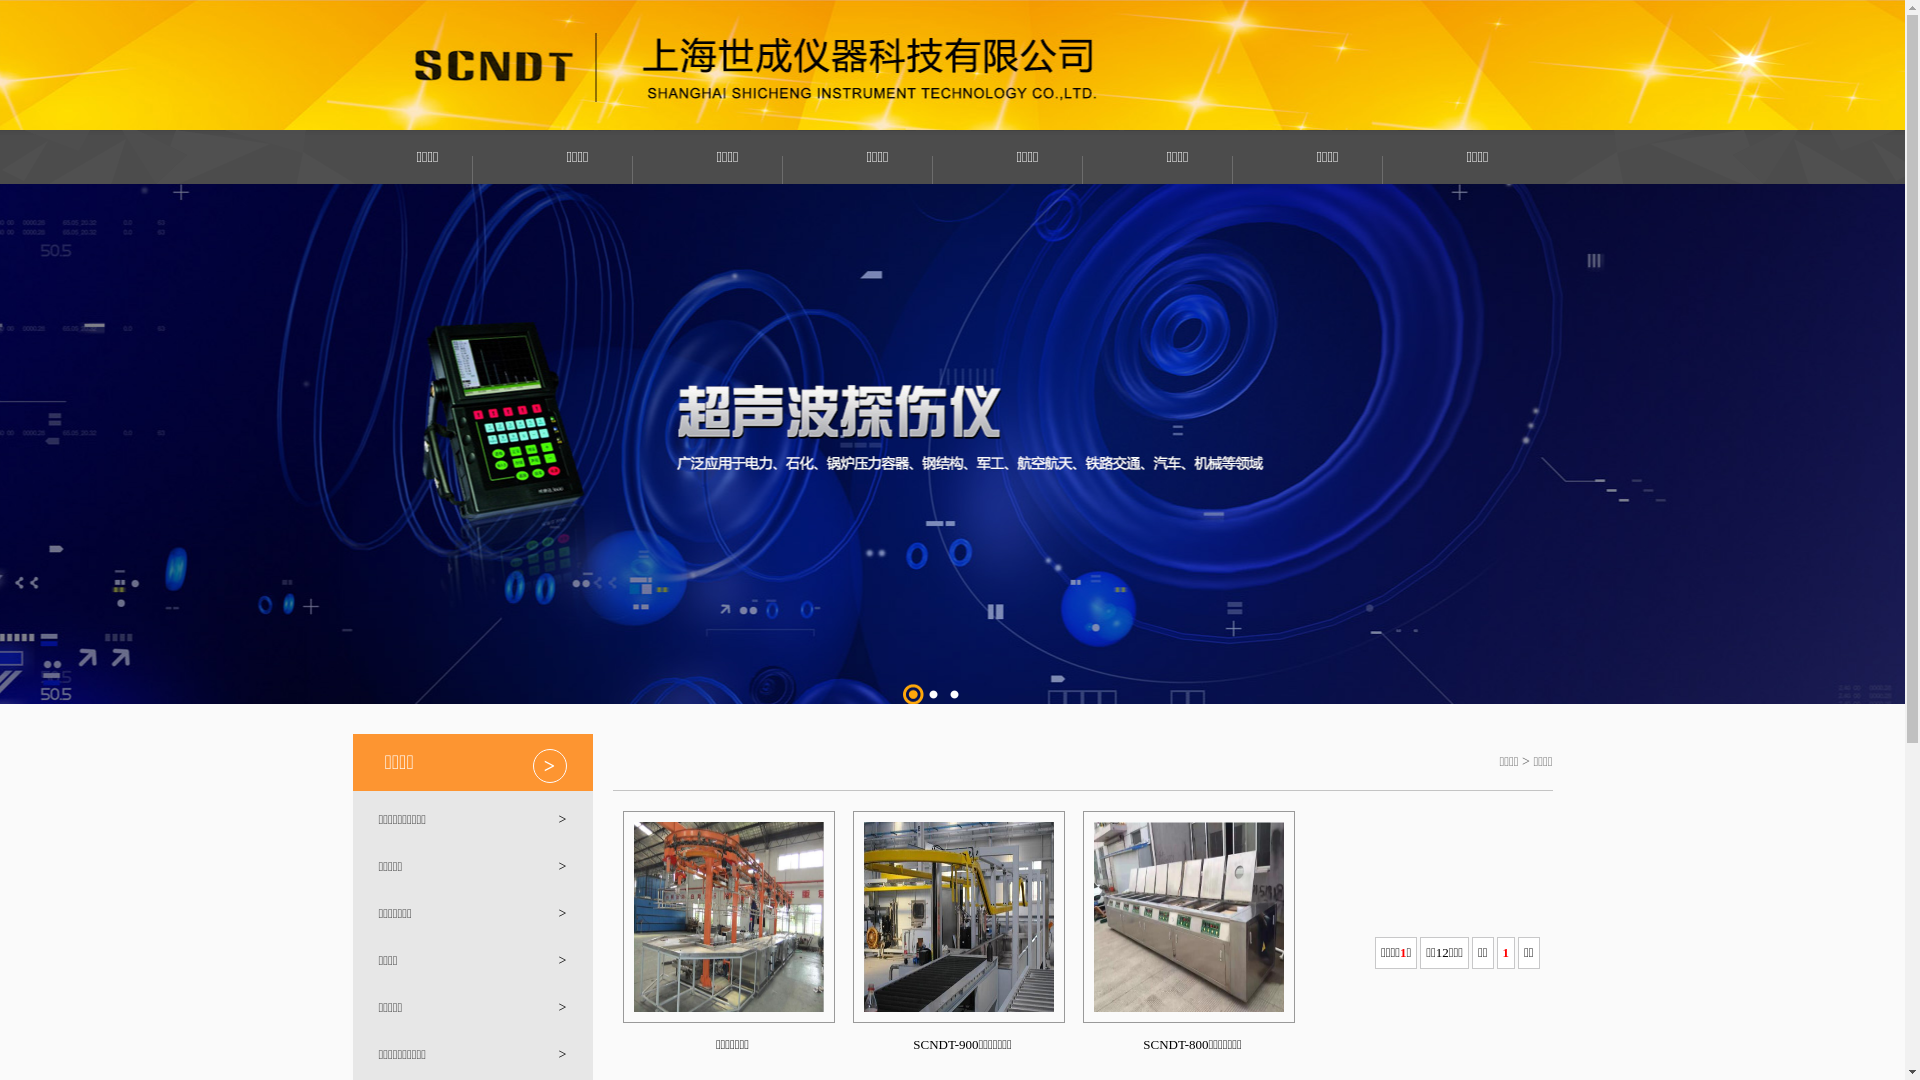 The height and width of the screenshot is (1080, 1920). Describe the element at coordinates (943, 693) in the screenshot. I see `'3'` at that location.